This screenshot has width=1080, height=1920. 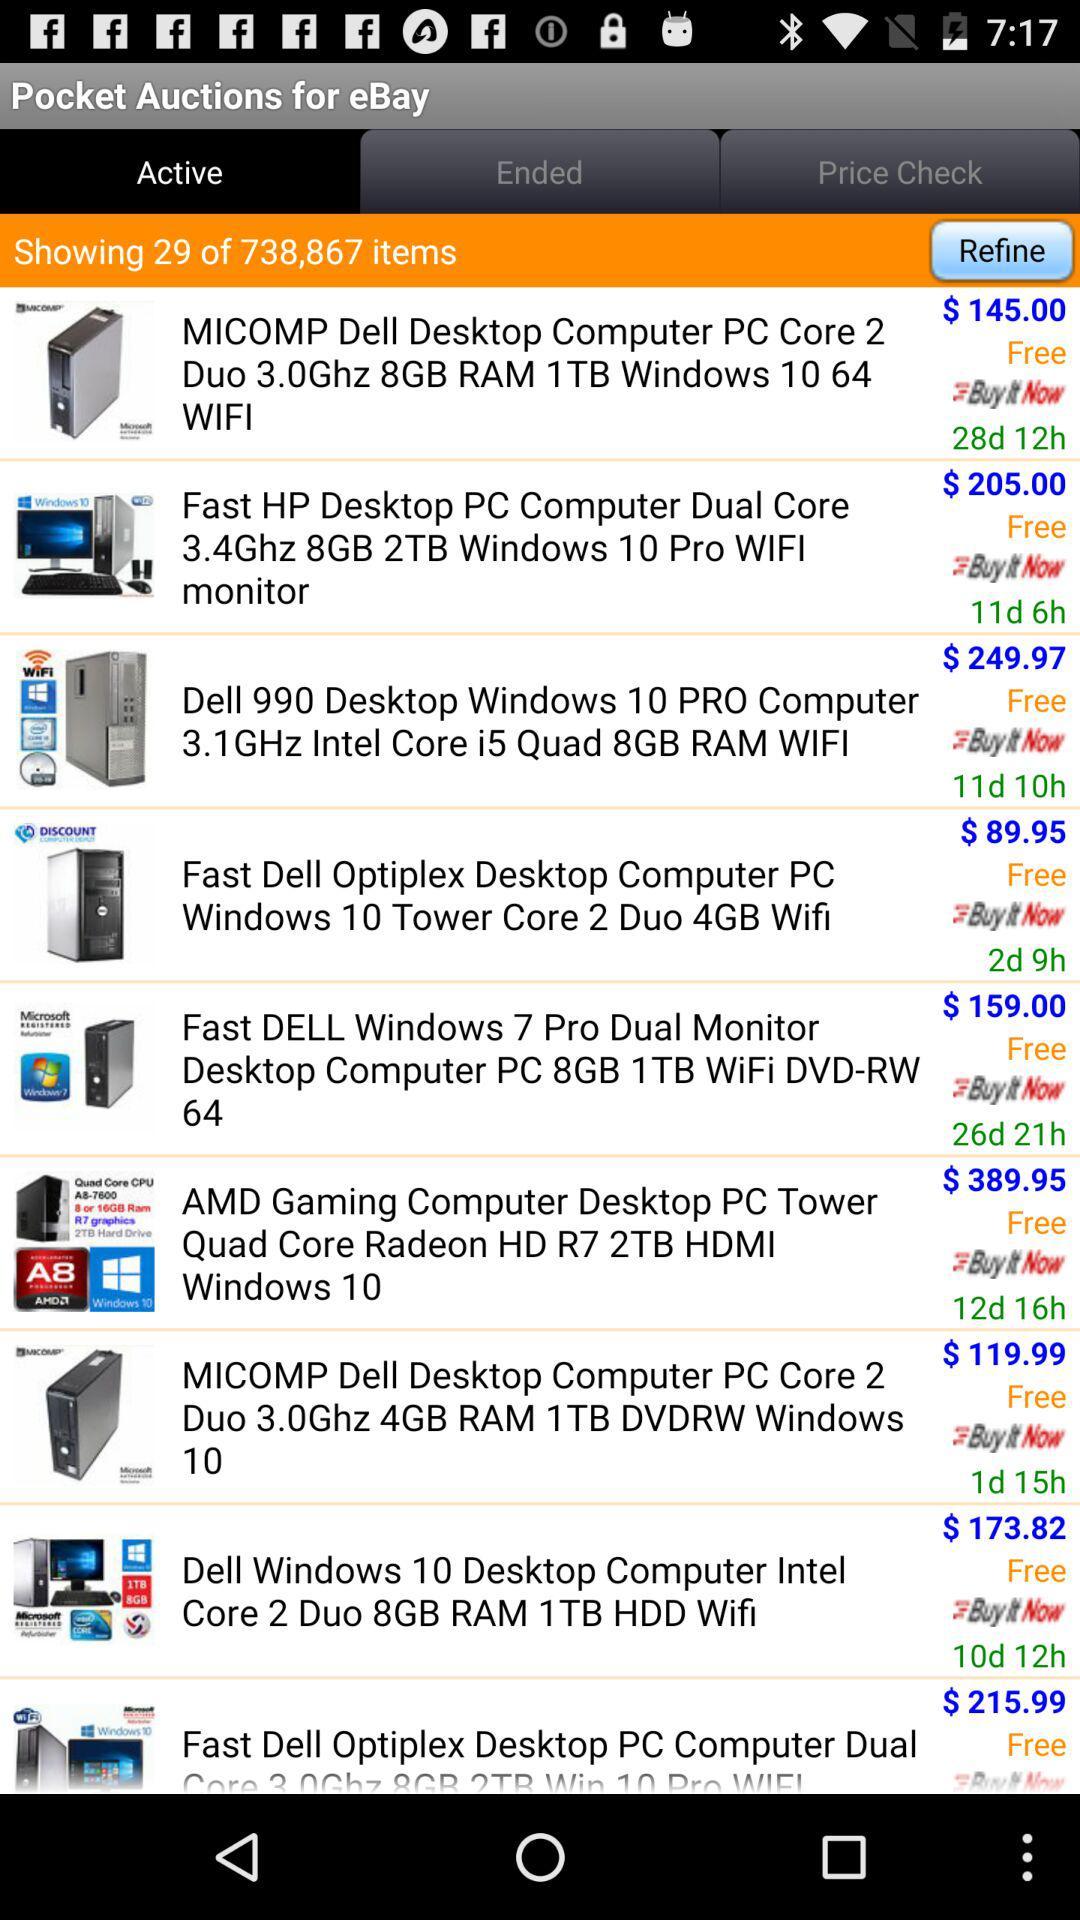 I want to click on app above the $ 249.97, so click(x=1018, y=609).